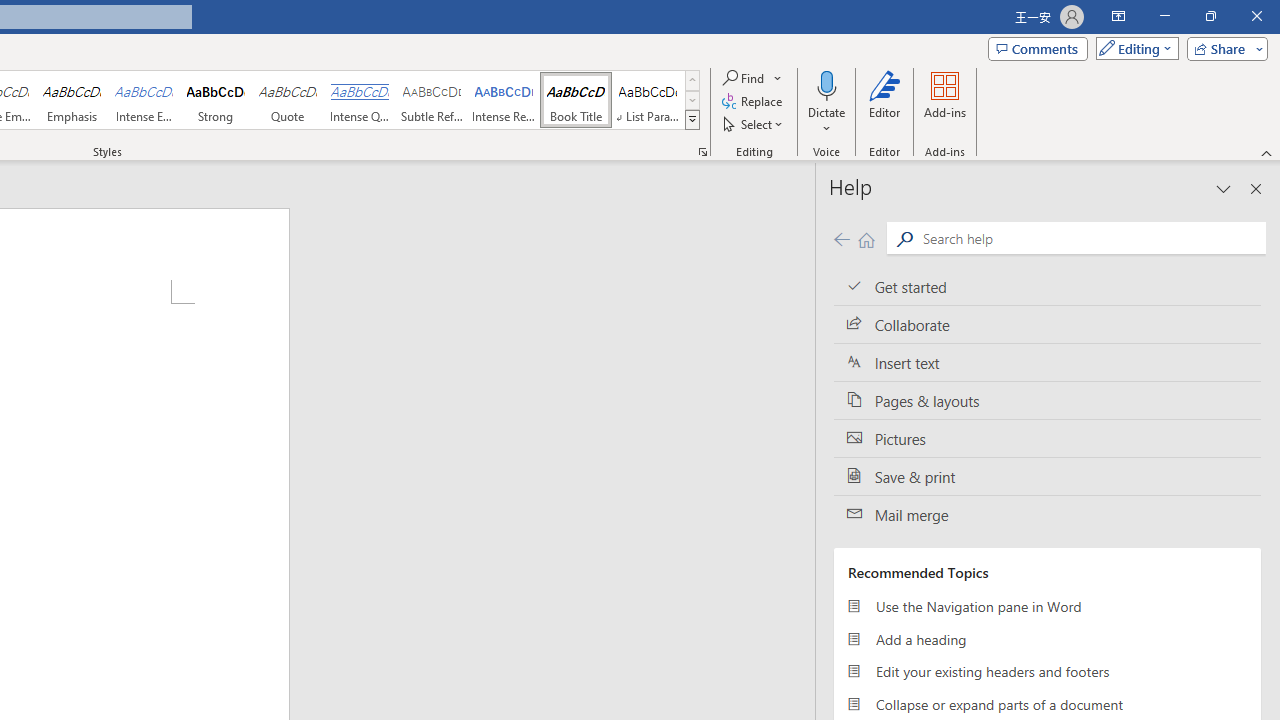 The height and width of the screenshot is (720, 1280). I want to click on 'Pages & layouts', so click(1046, 401).